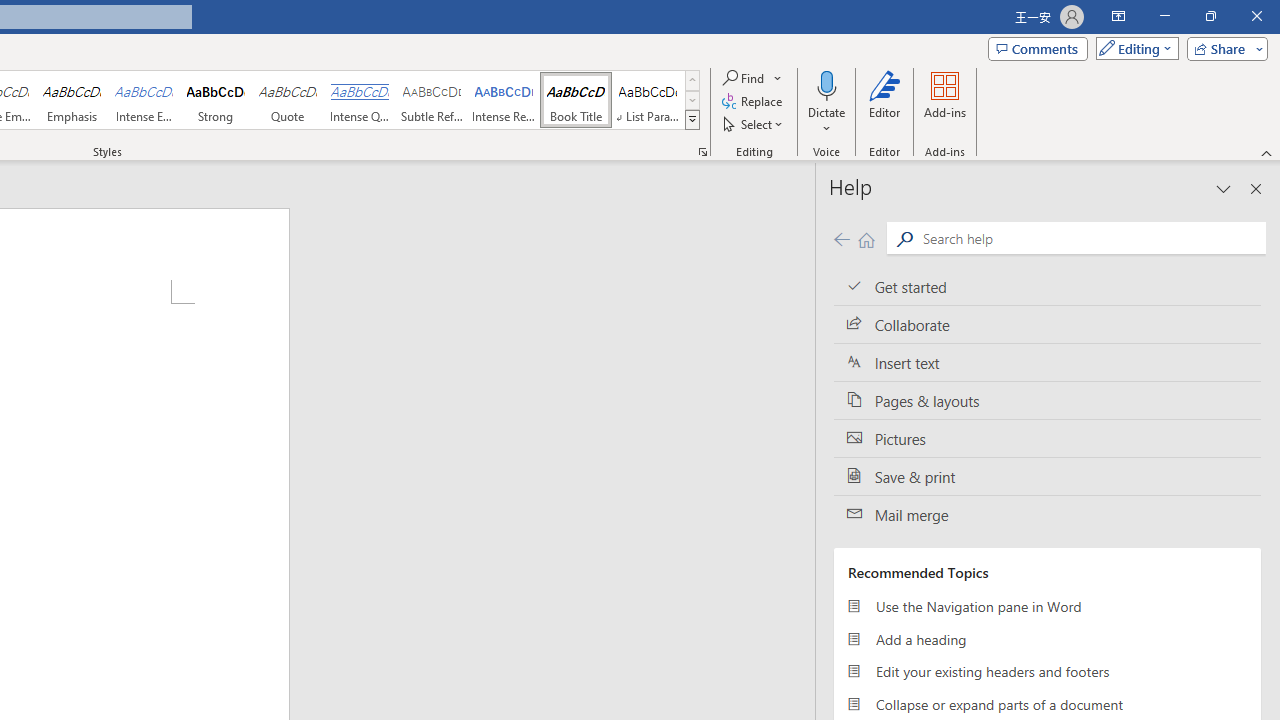 The height and width of the screenshot is (720, 1280). I want to click on 'Pages & layouts', so click(1046, 401).